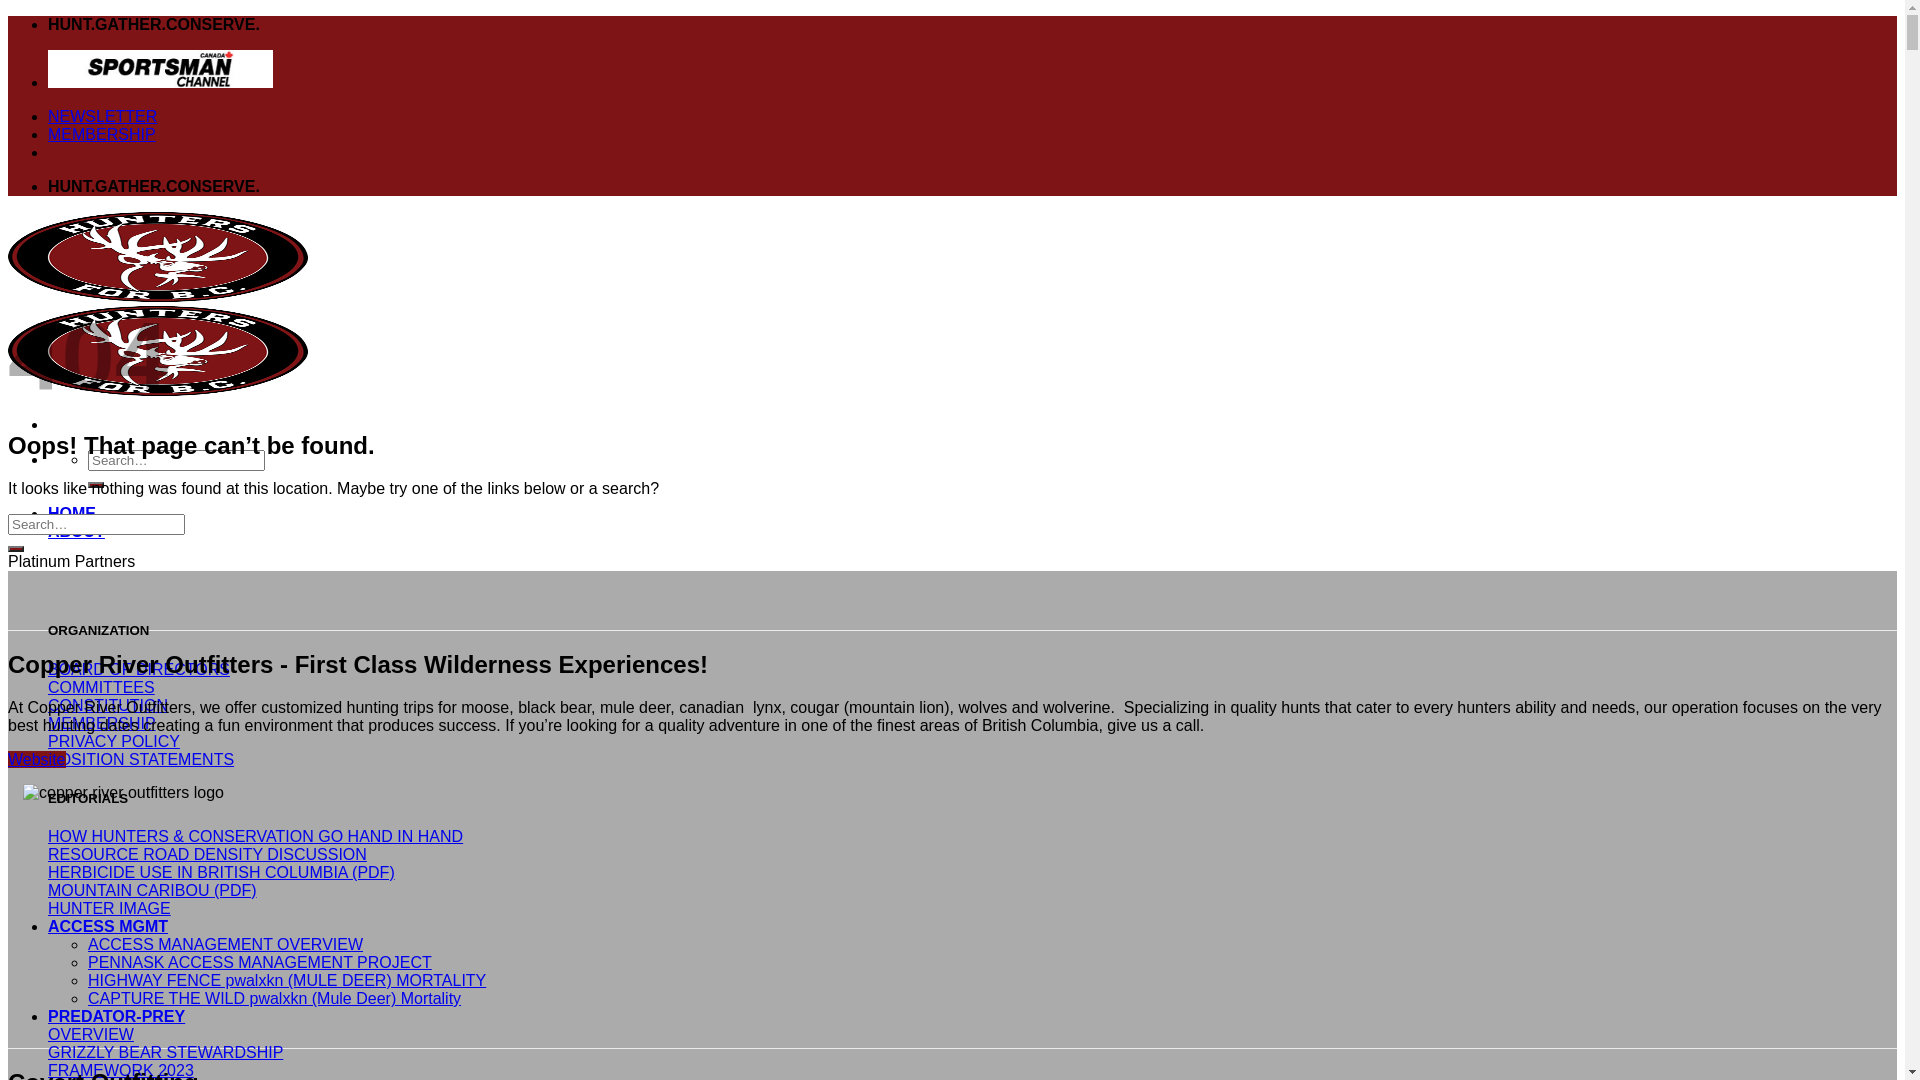 The image size is (1920, 1080). Describe the element at coordinates (138, 669) in the screenshot. I see `'BOARD OF DIRECTORS'` at that location.